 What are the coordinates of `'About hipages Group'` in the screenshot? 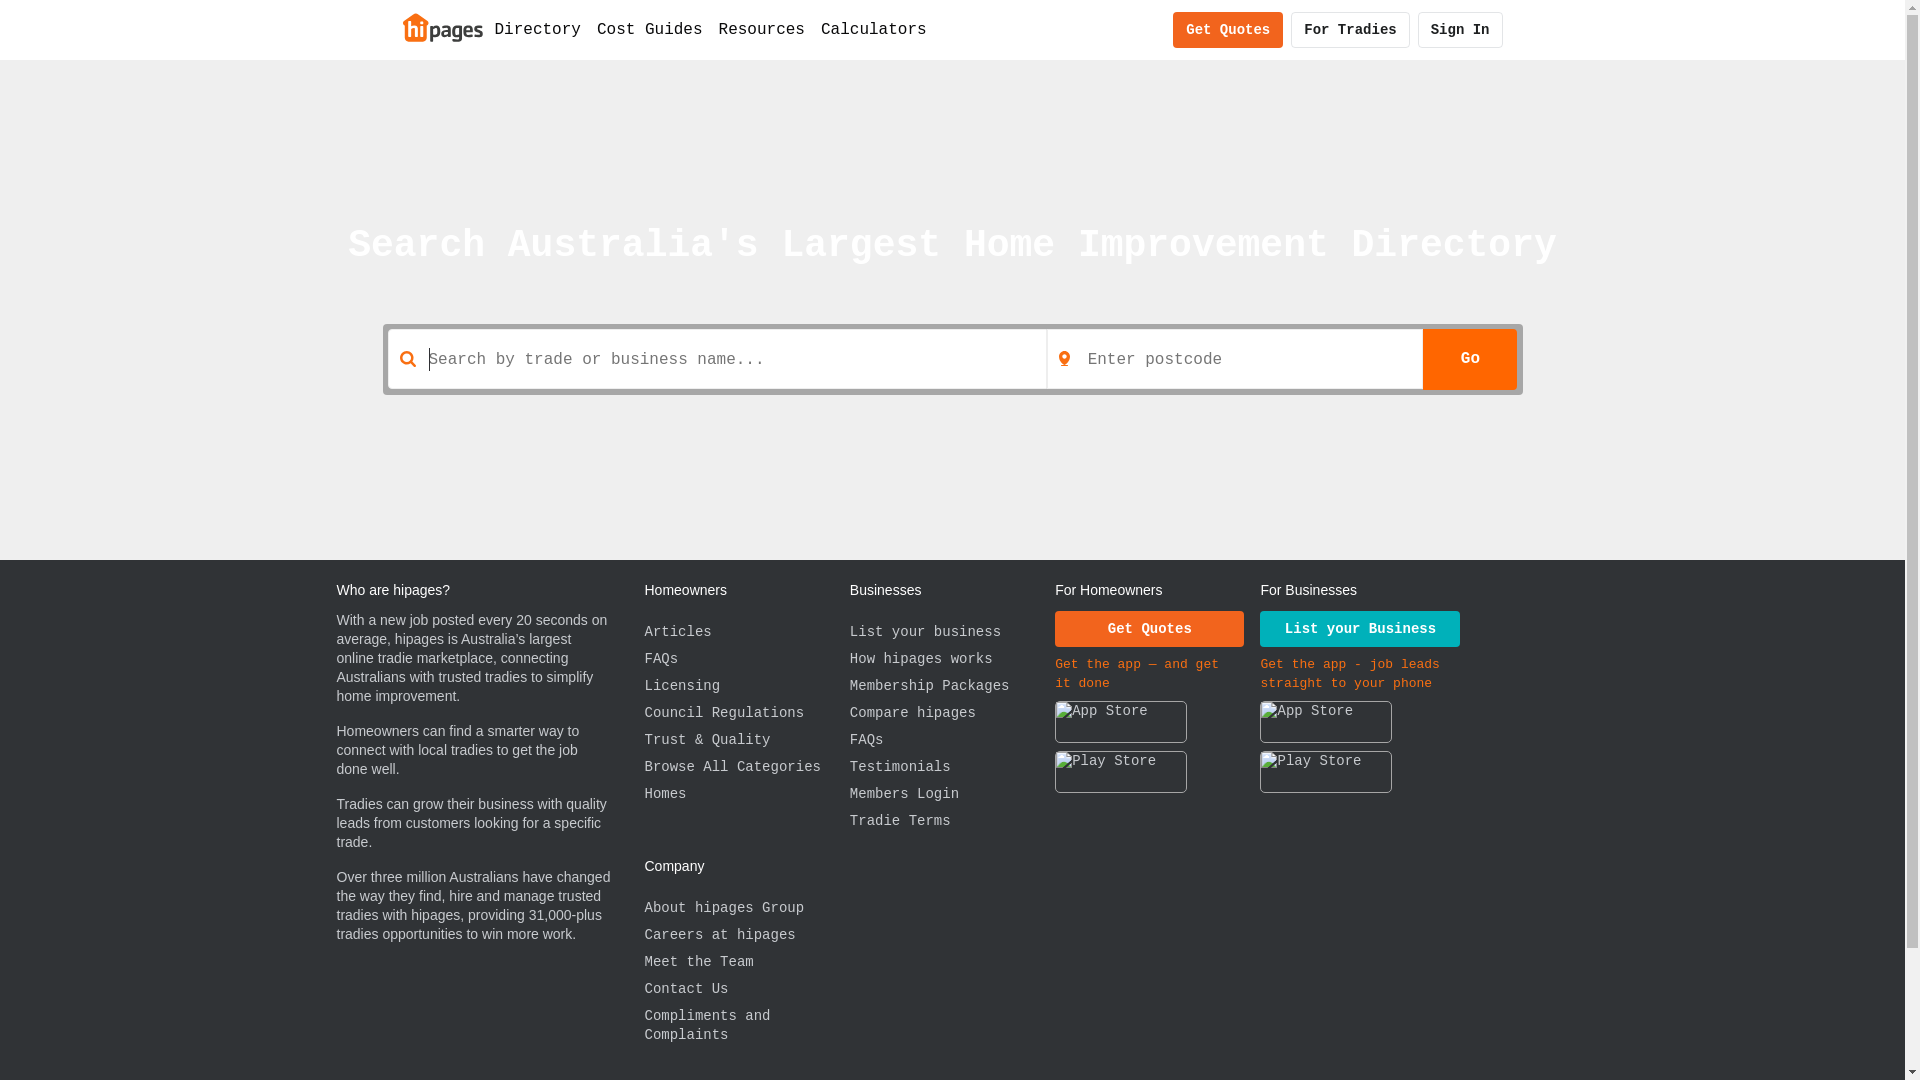 It's located at (745, 908).